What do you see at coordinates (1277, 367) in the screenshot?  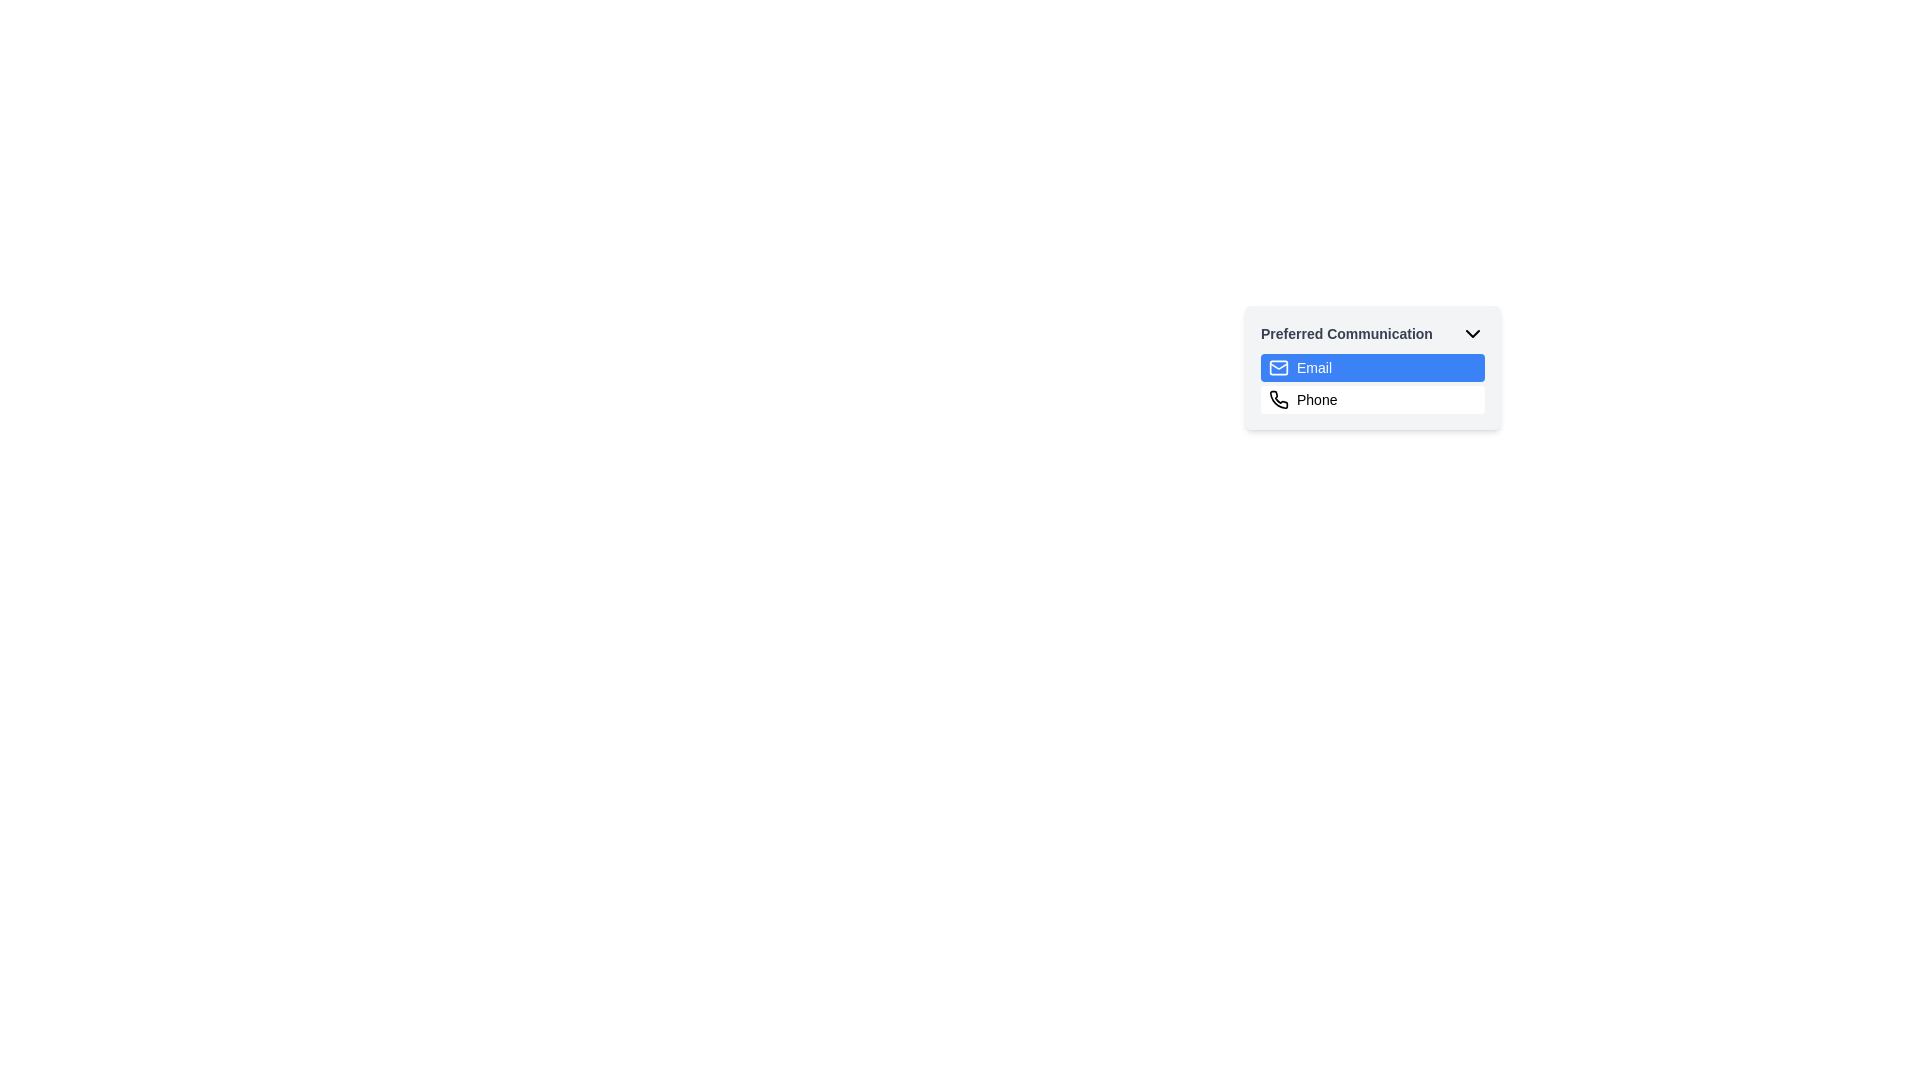 I see `the Email icon component in the Preferred Communication dropdown menu, which is represented by an SVG rectangle in the top-left region` at bounding box center [1277, 367].